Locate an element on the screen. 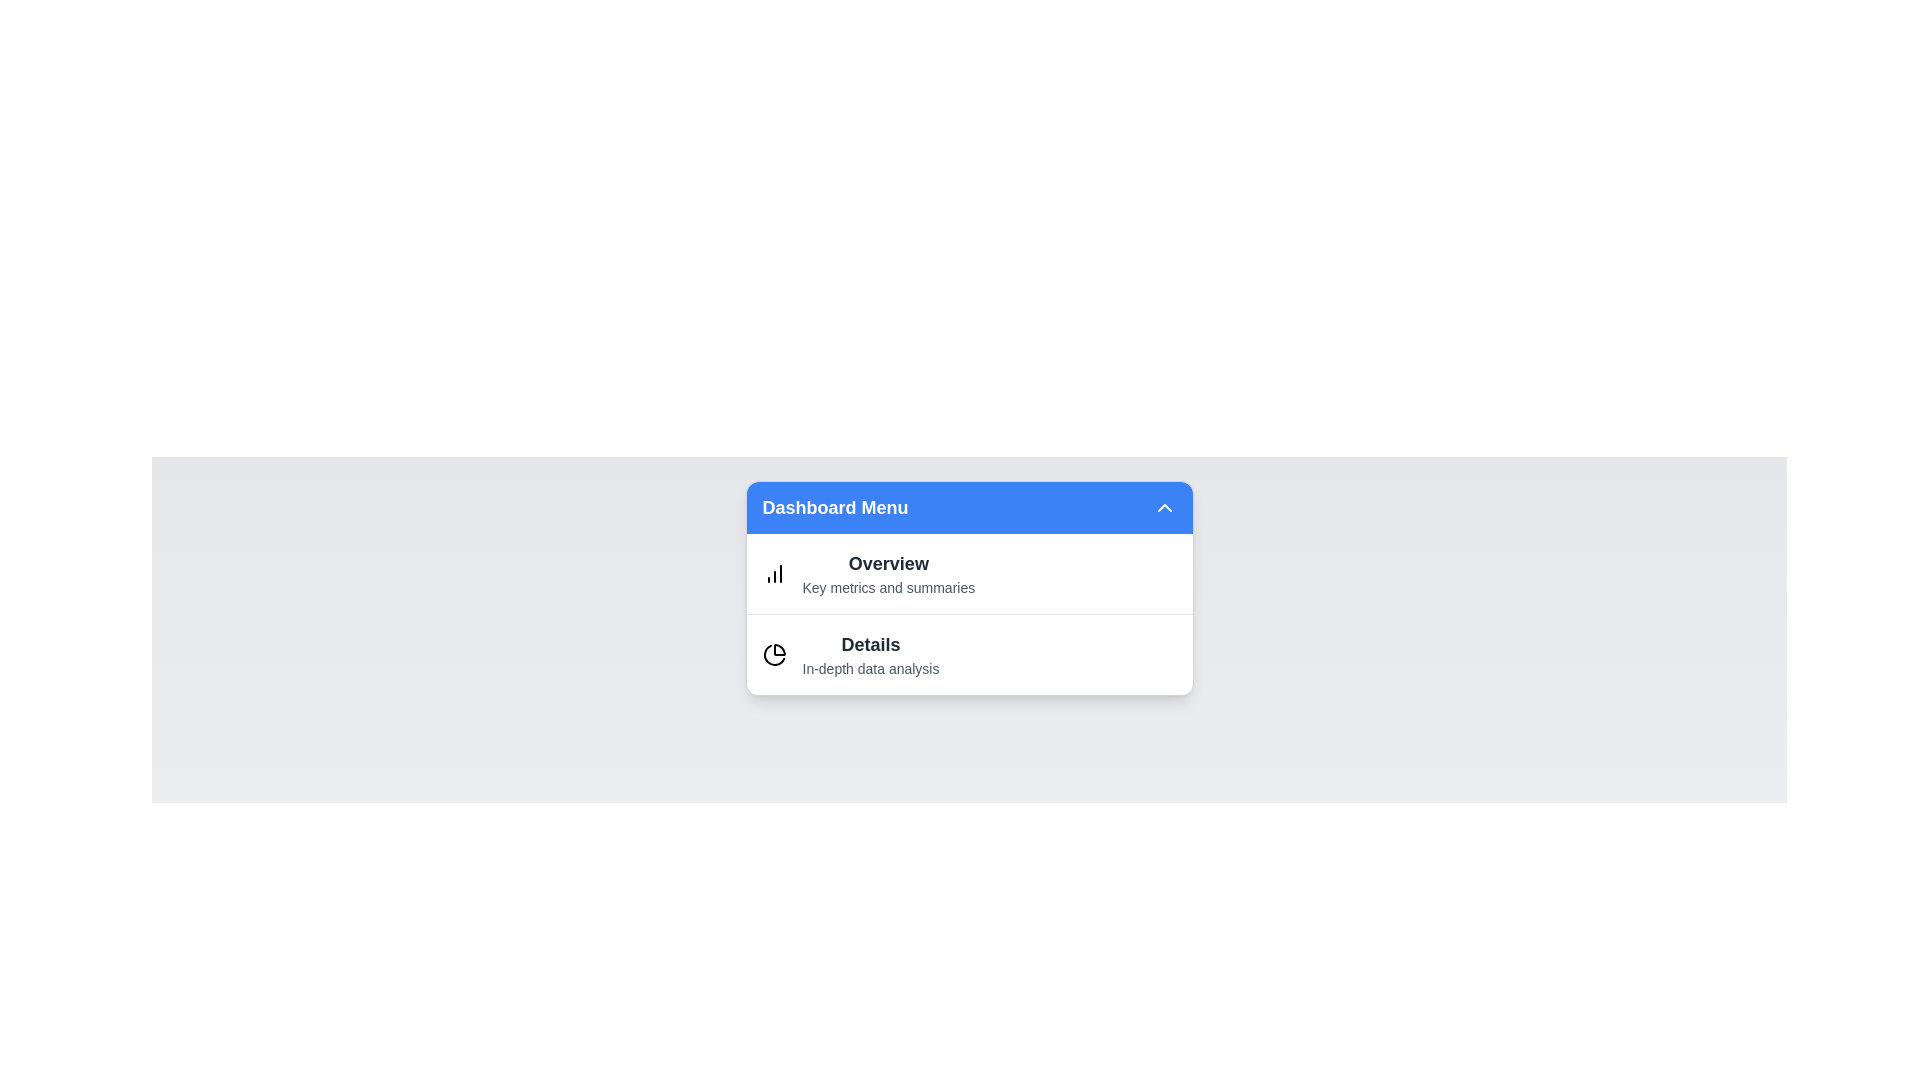  the 'Details' section to focus on its details is located at coordinates (870, 655).